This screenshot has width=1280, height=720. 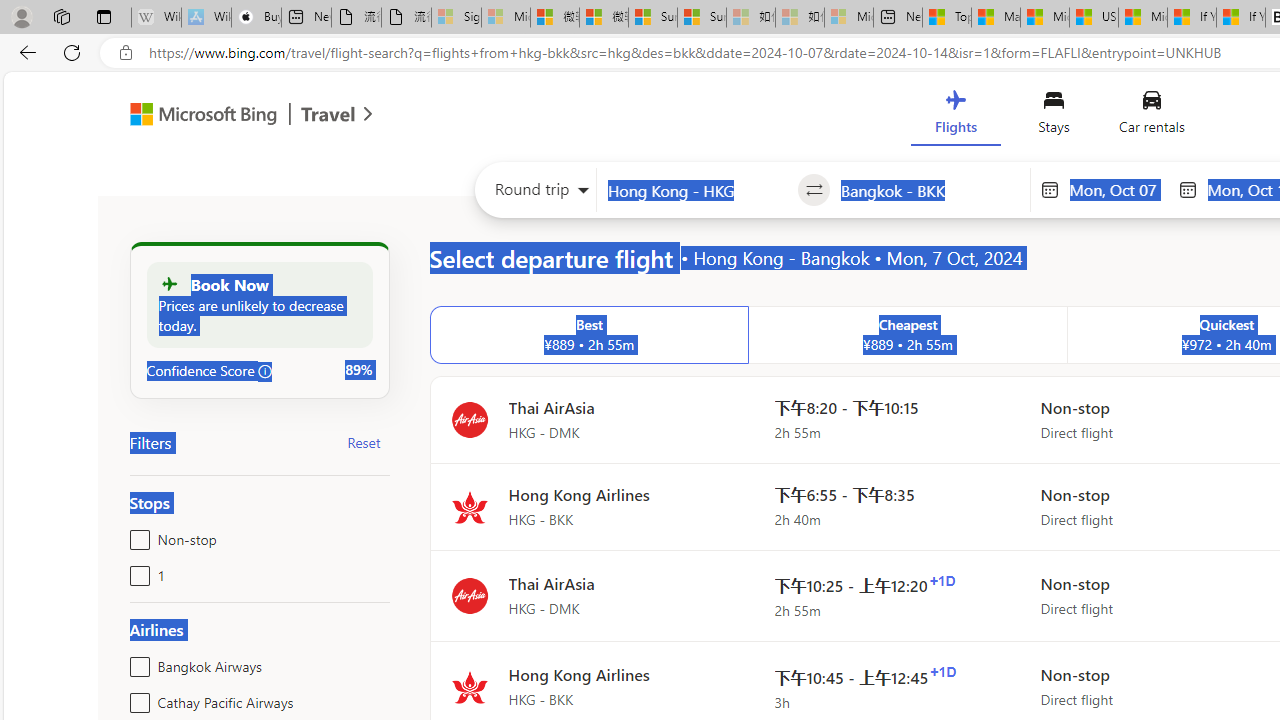 I want to click on 'Travel', so click(x=328, y=117).